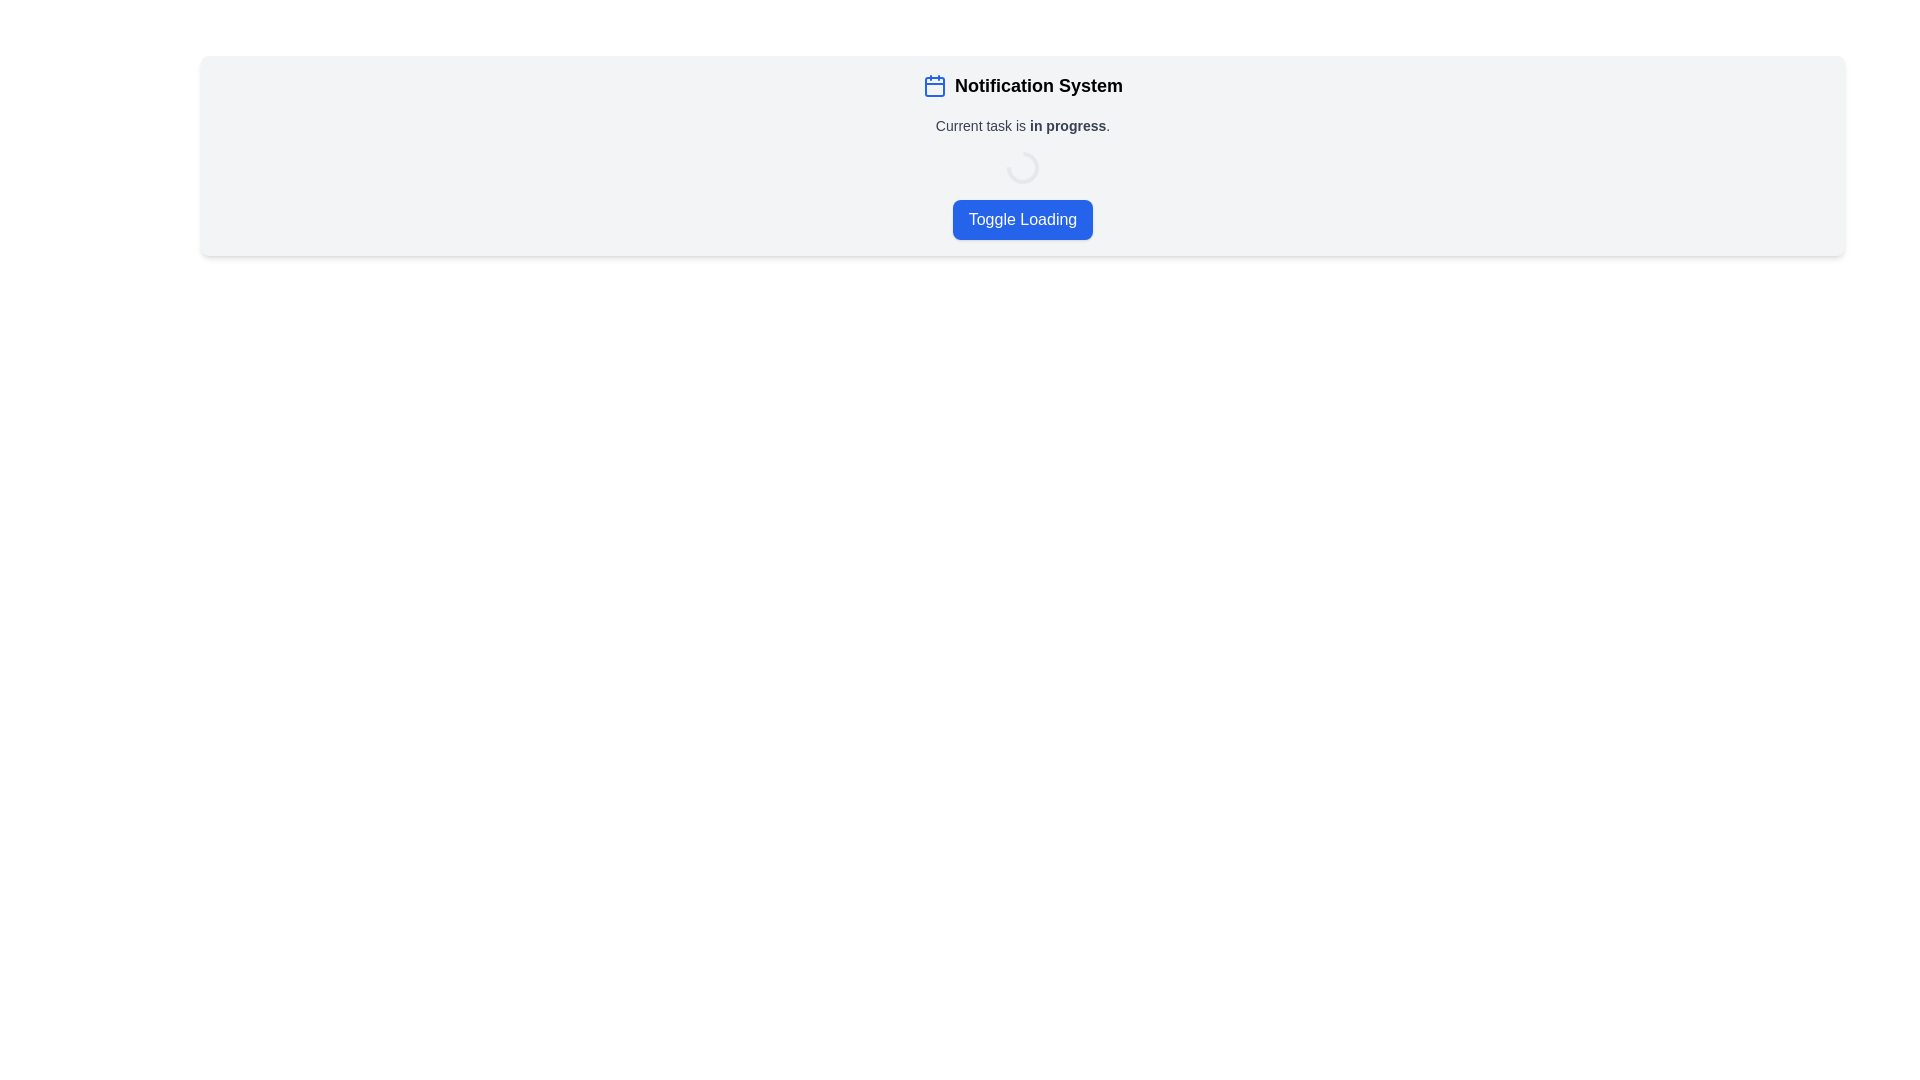  Describe the element at coordinates (1022, 219) in the screenshot. I see `the 'Toggle Loading' button, which is a rectangular button with a blue background and white text, located centrally in the notification interface` at that location.